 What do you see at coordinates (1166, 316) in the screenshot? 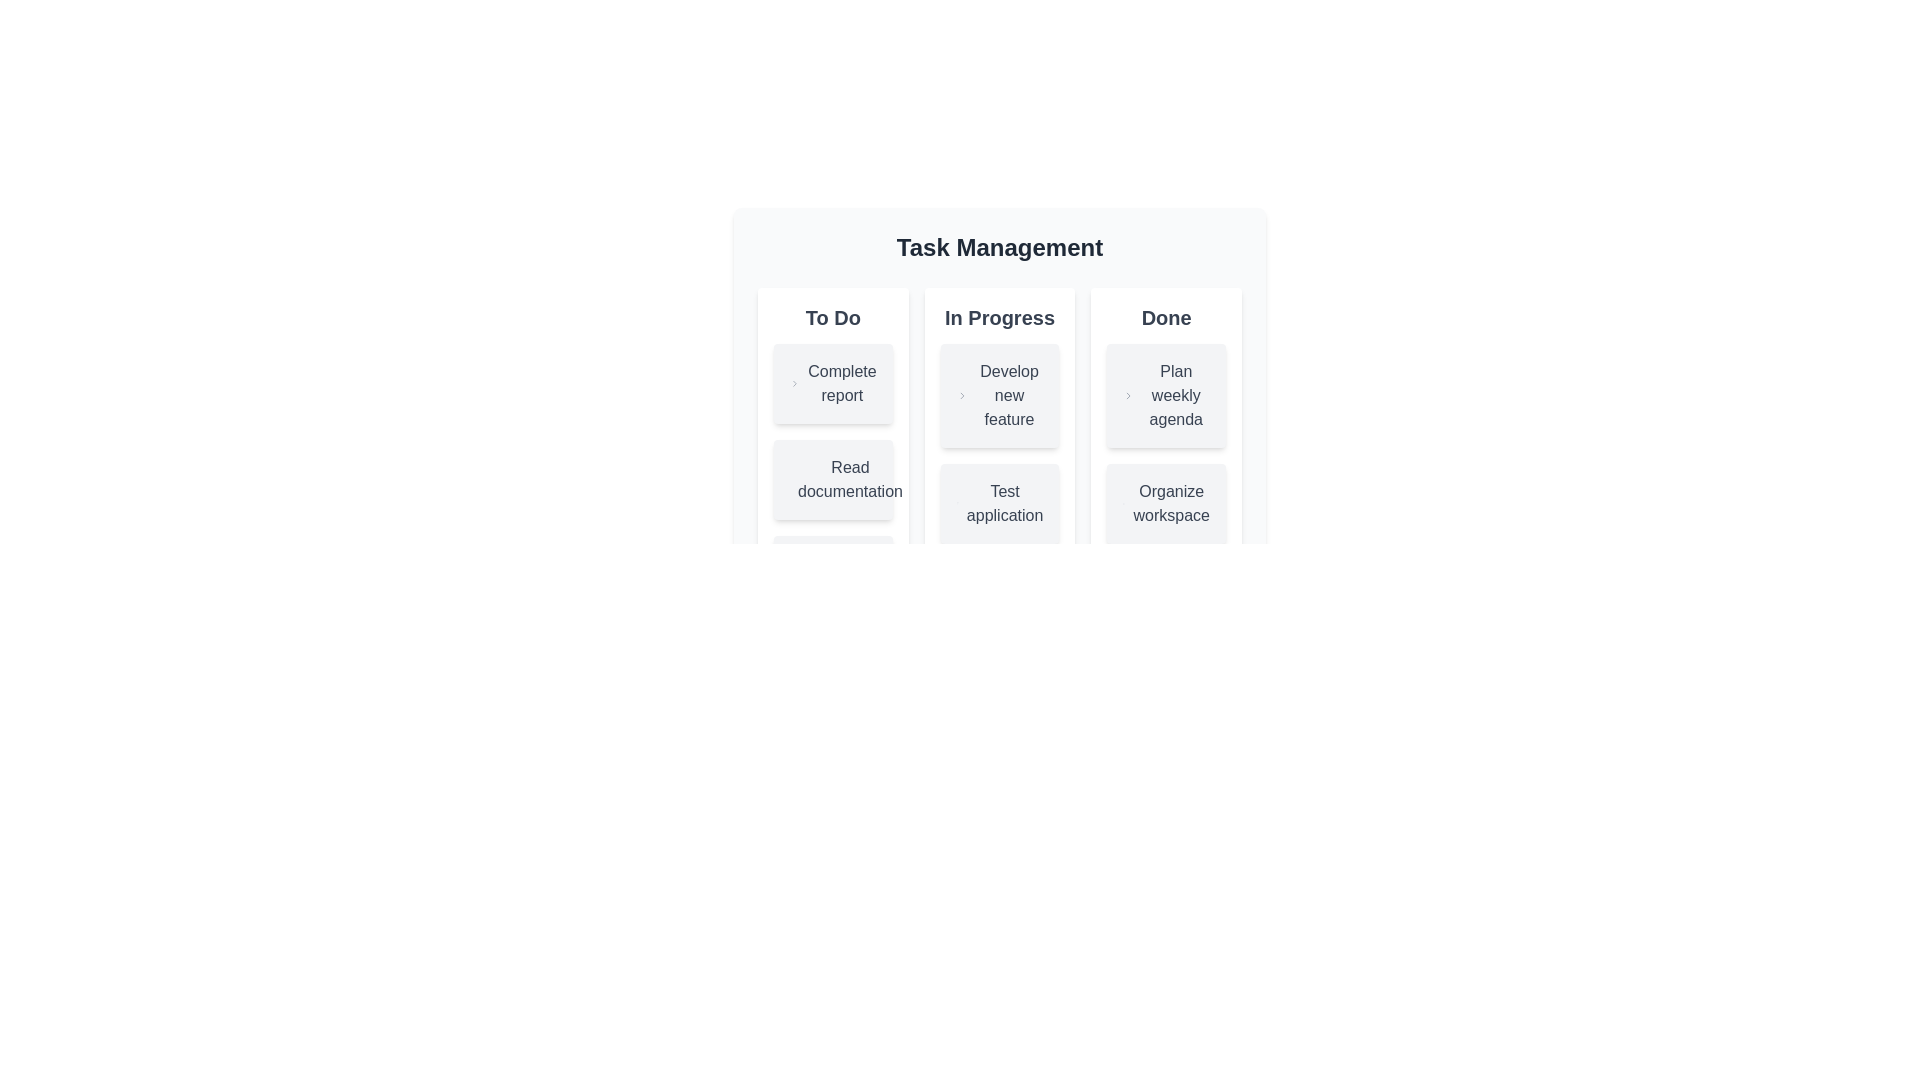
I see `the Text Label that serves as a section title for the 'Done' category in the task management interface` at bounding box center [1166, 316].